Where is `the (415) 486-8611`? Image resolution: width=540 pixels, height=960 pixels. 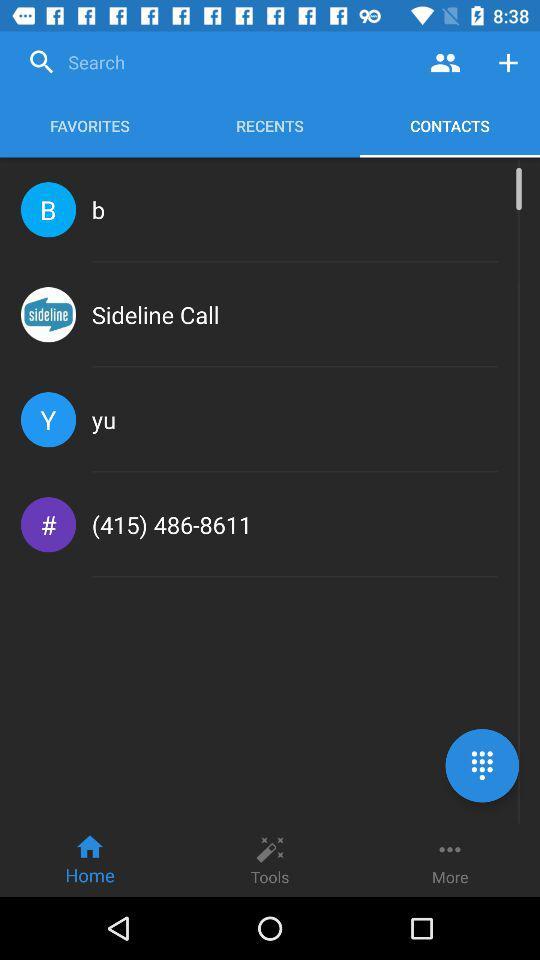
the (415) 486-8611 is located at coordinates (171, 523).